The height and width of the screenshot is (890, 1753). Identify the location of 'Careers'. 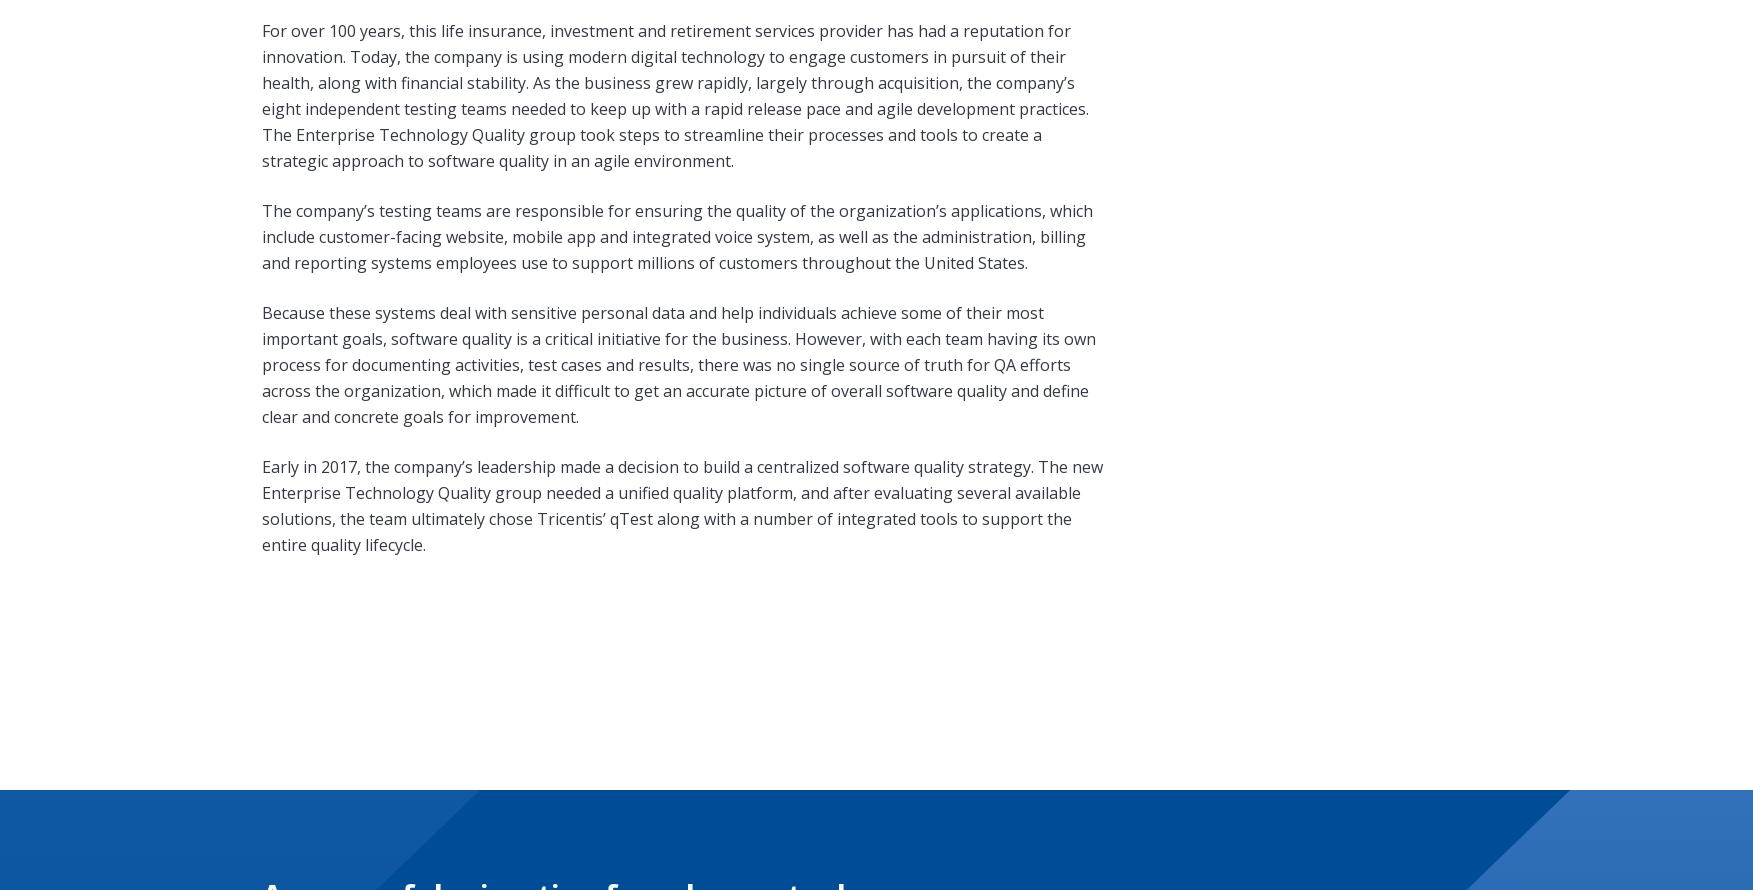
(260, 791).